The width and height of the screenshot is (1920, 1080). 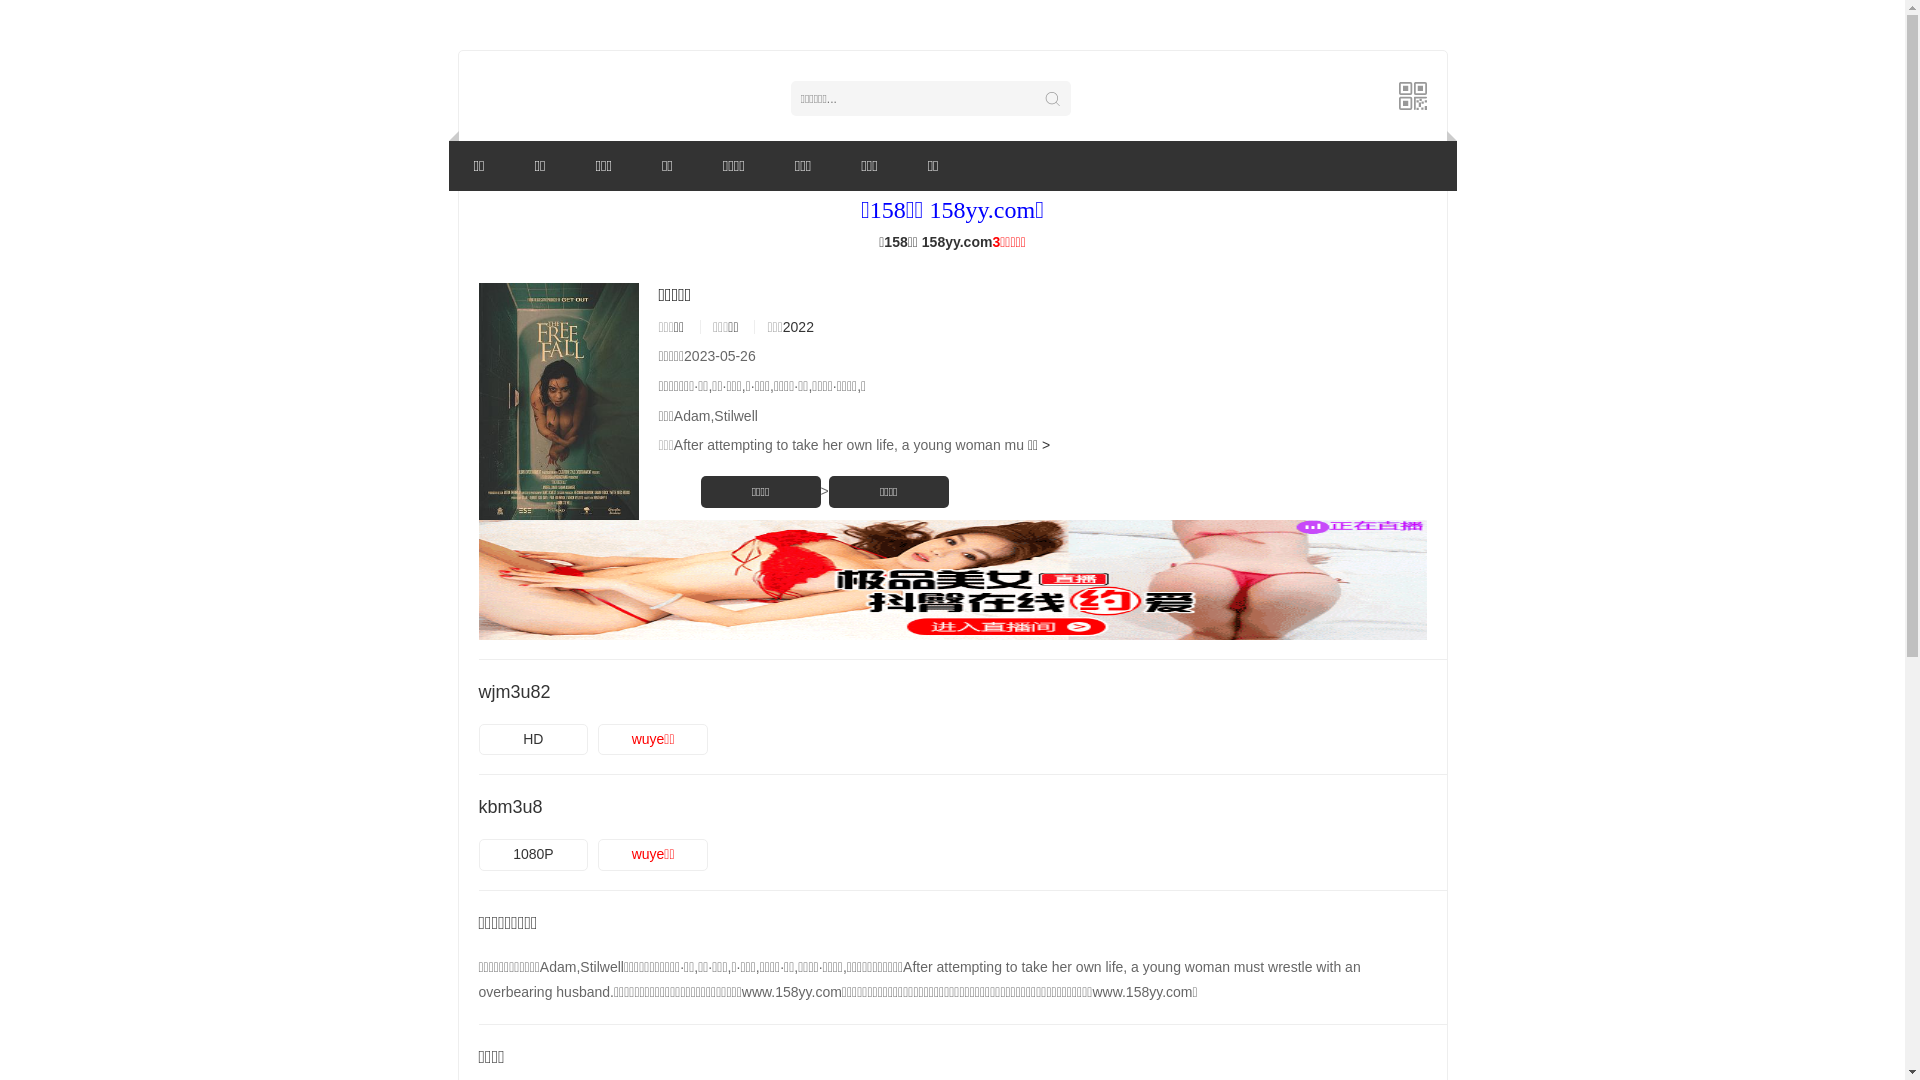 What do you see at coordinates (532, 855) in the screenshot?
I see `'1080P'` at bounding box center [532, 855].